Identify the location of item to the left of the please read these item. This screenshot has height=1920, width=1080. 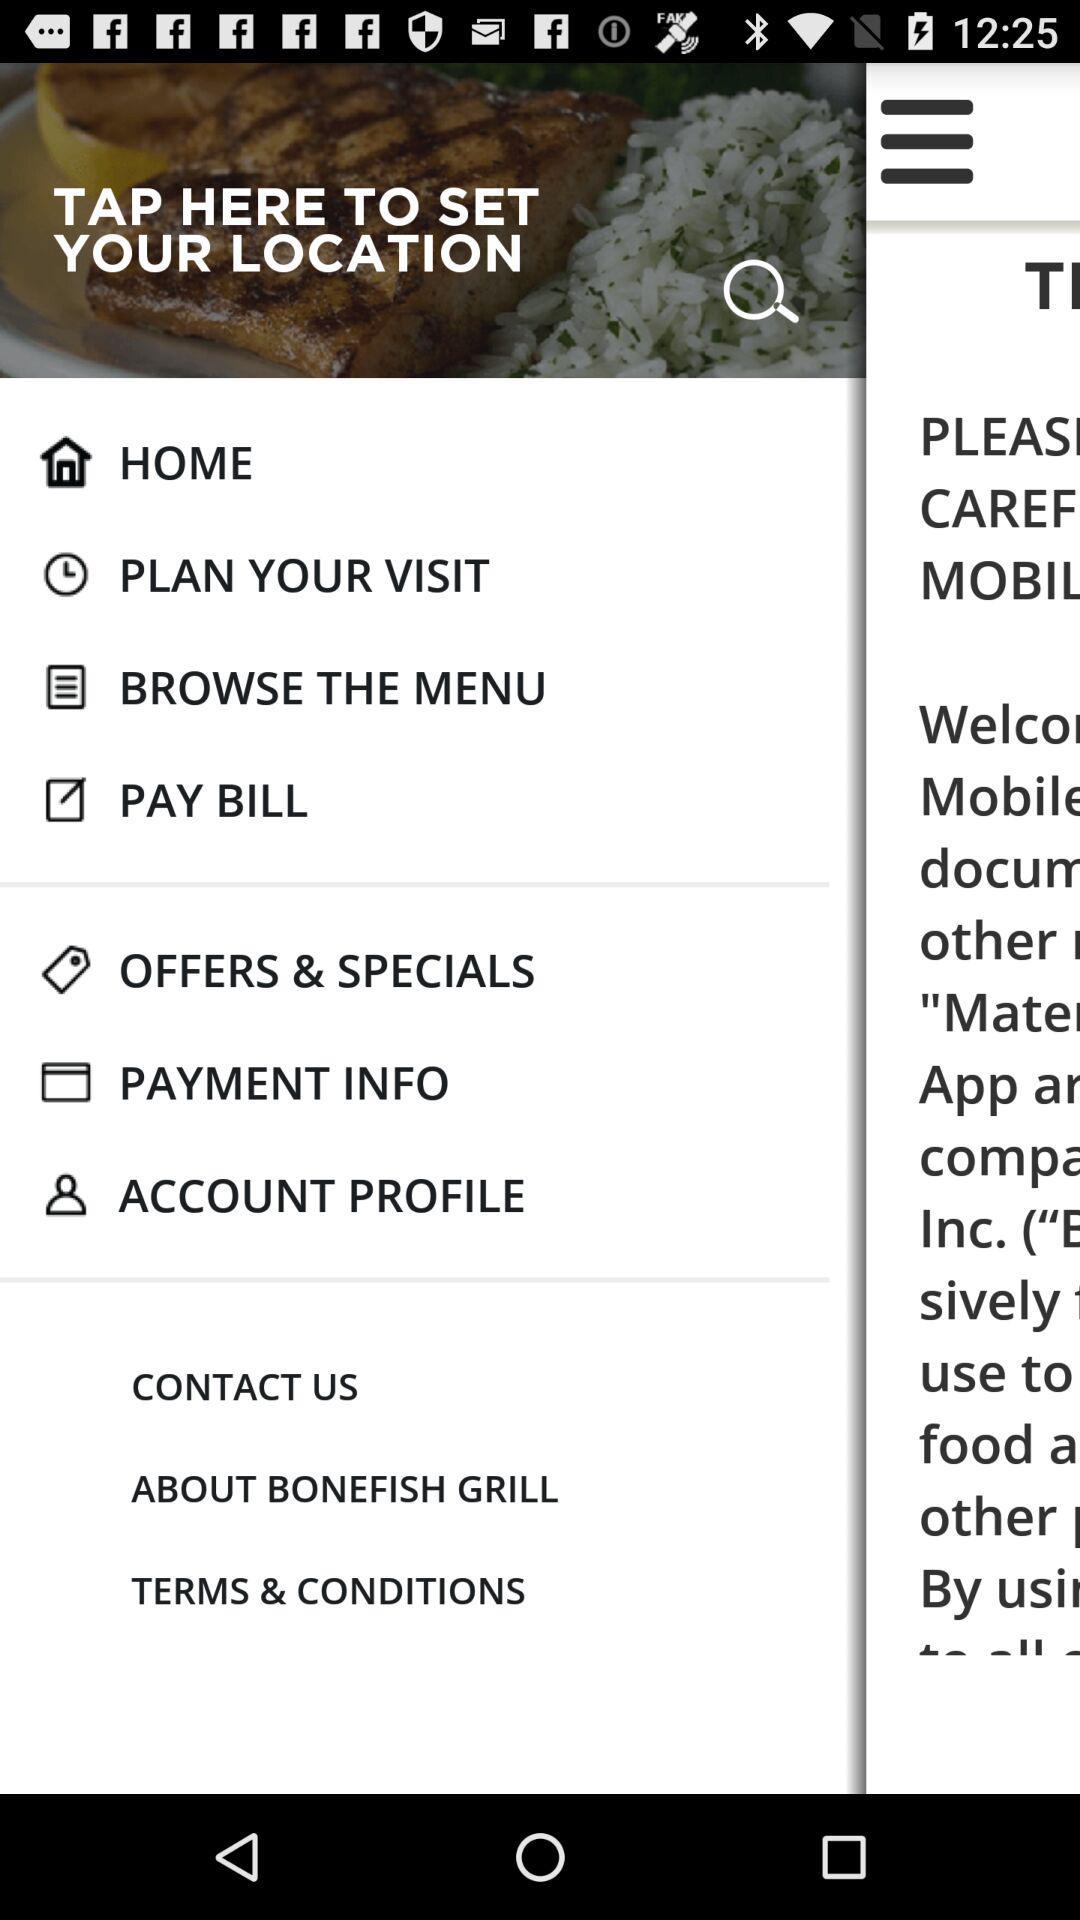
(304, 573).